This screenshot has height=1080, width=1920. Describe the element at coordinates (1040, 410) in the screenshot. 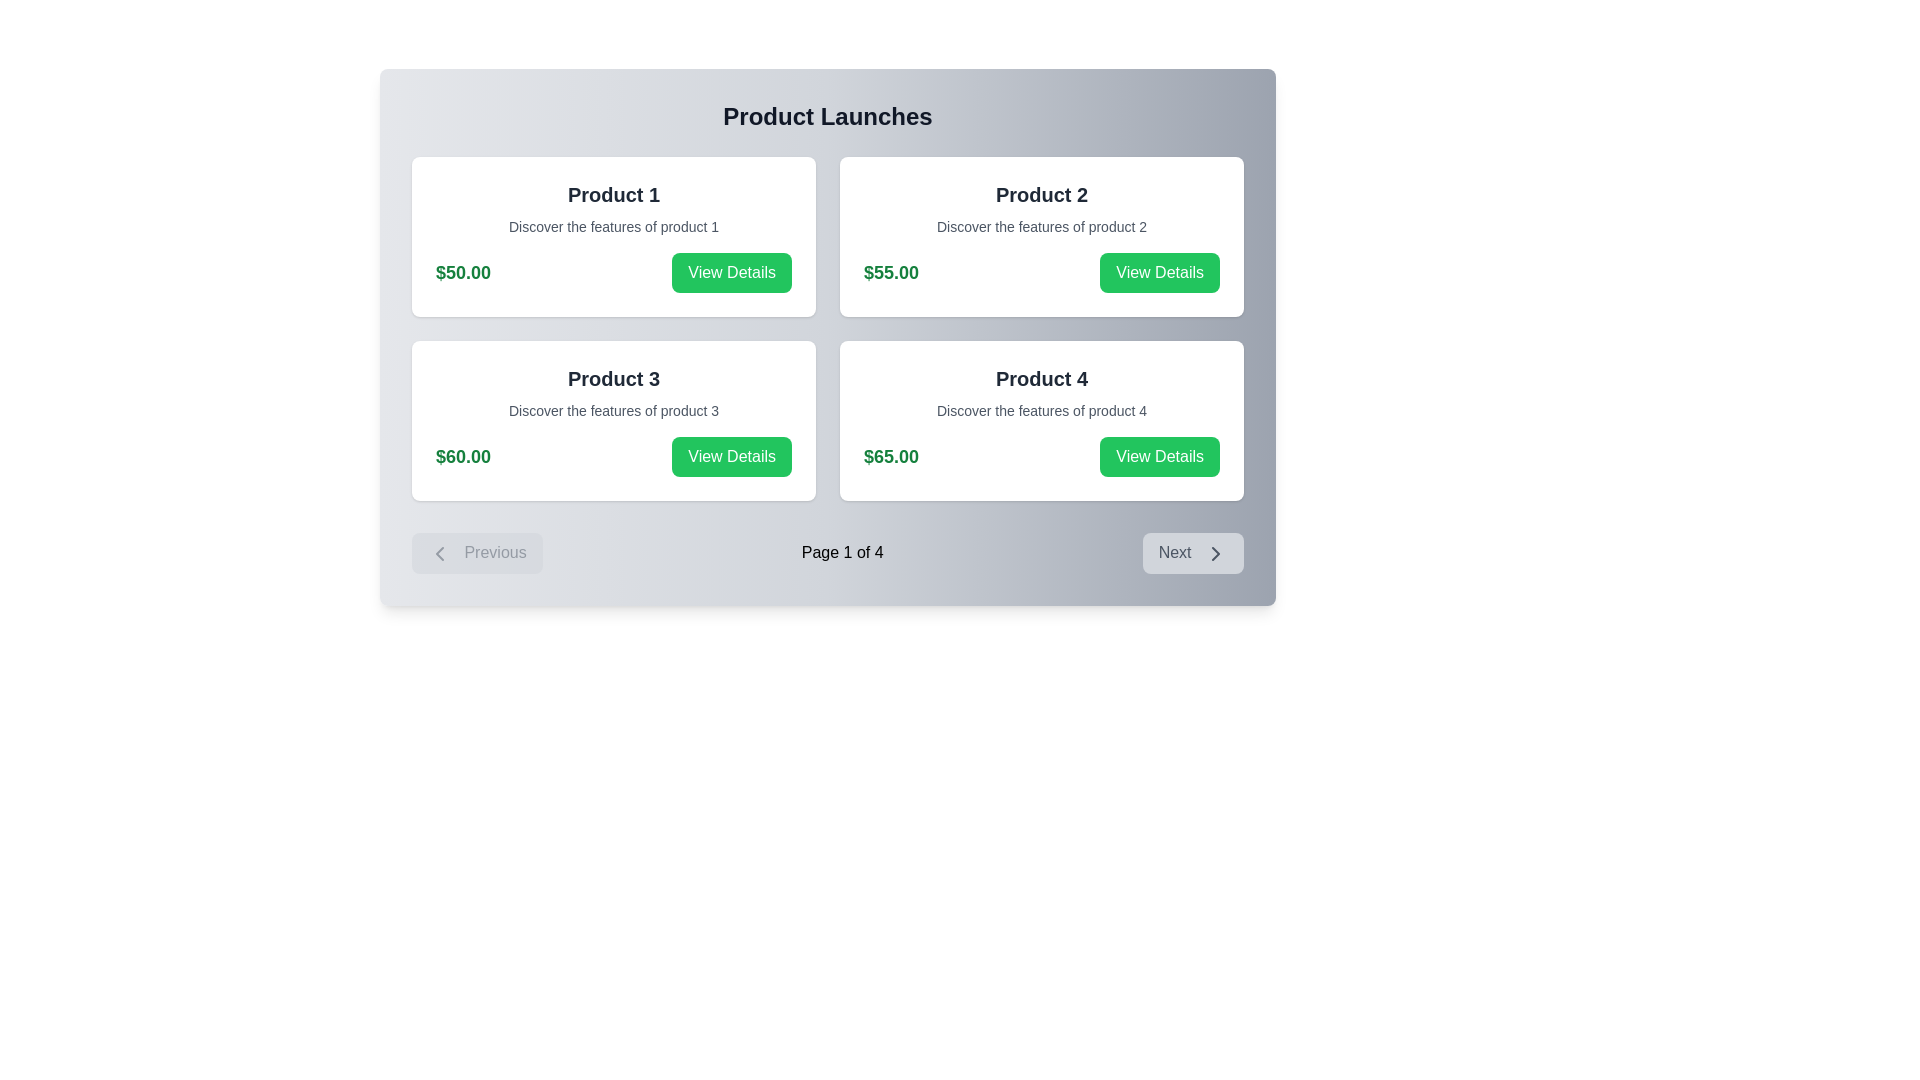

I see `the text label that says 'Discover the features of product 4', which is styled in a small gray font and is positioned below the 'Product 4' header and above the price information` at that location.